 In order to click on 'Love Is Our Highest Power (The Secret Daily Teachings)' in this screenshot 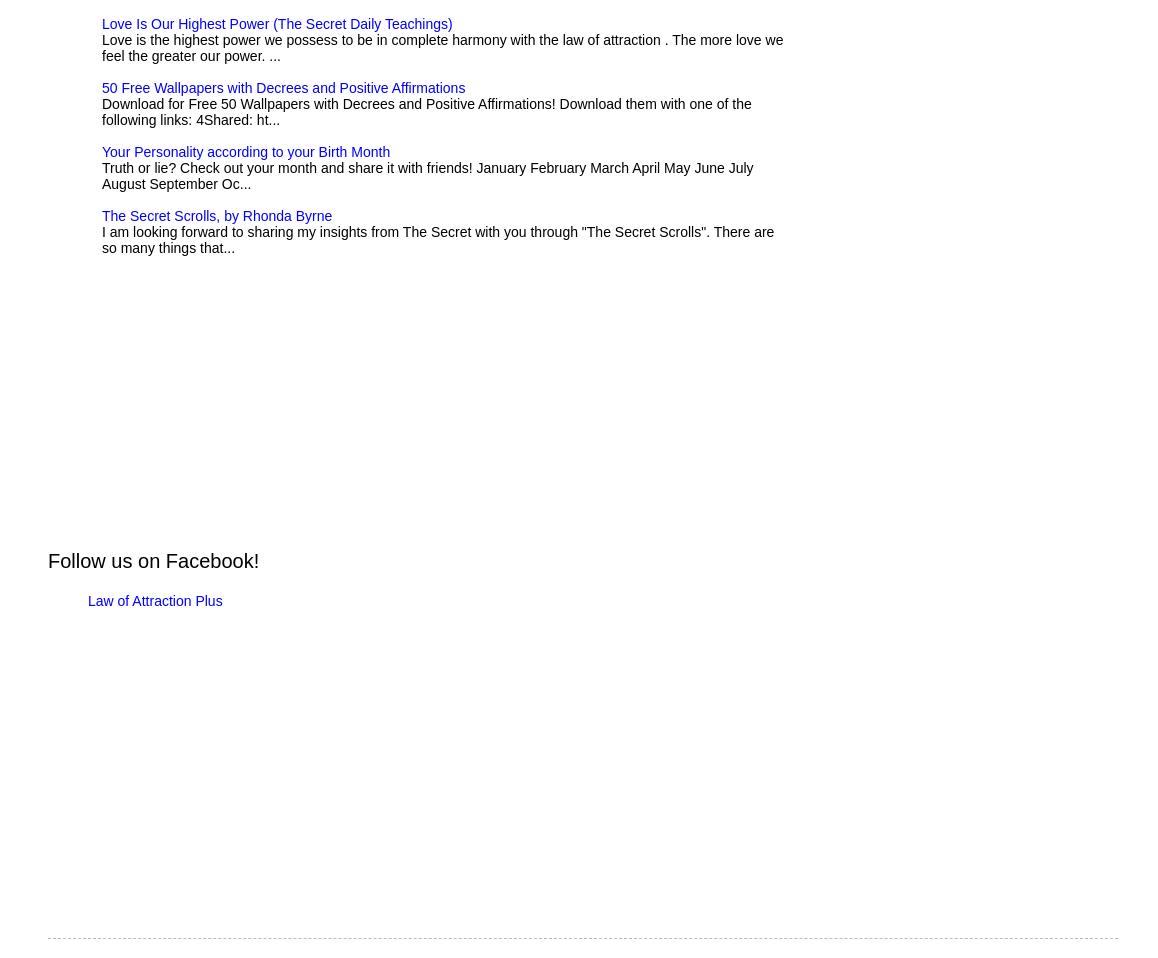, I will do `click(275, 23)`.